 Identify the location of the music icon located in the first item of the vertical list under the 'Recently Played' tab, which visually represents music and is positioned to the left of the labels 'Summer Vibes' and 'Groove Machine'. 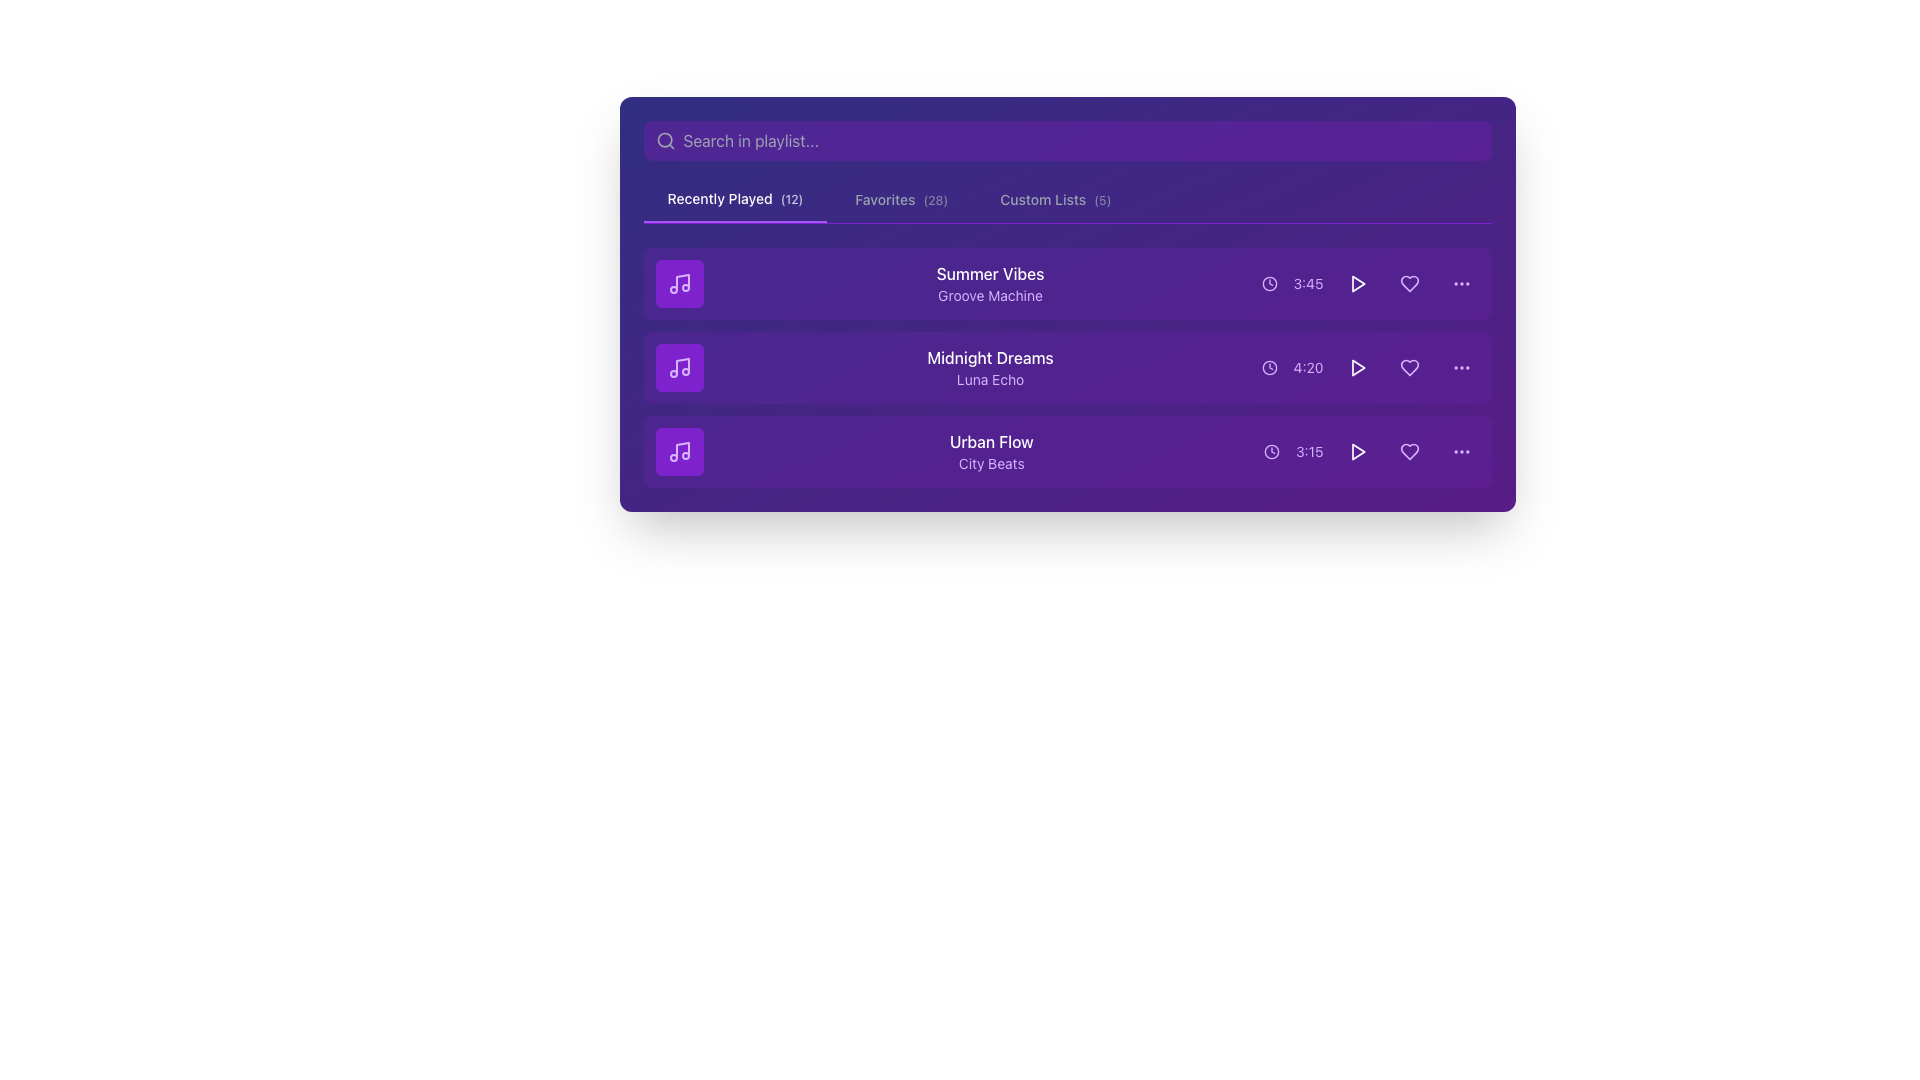
(682, 282).